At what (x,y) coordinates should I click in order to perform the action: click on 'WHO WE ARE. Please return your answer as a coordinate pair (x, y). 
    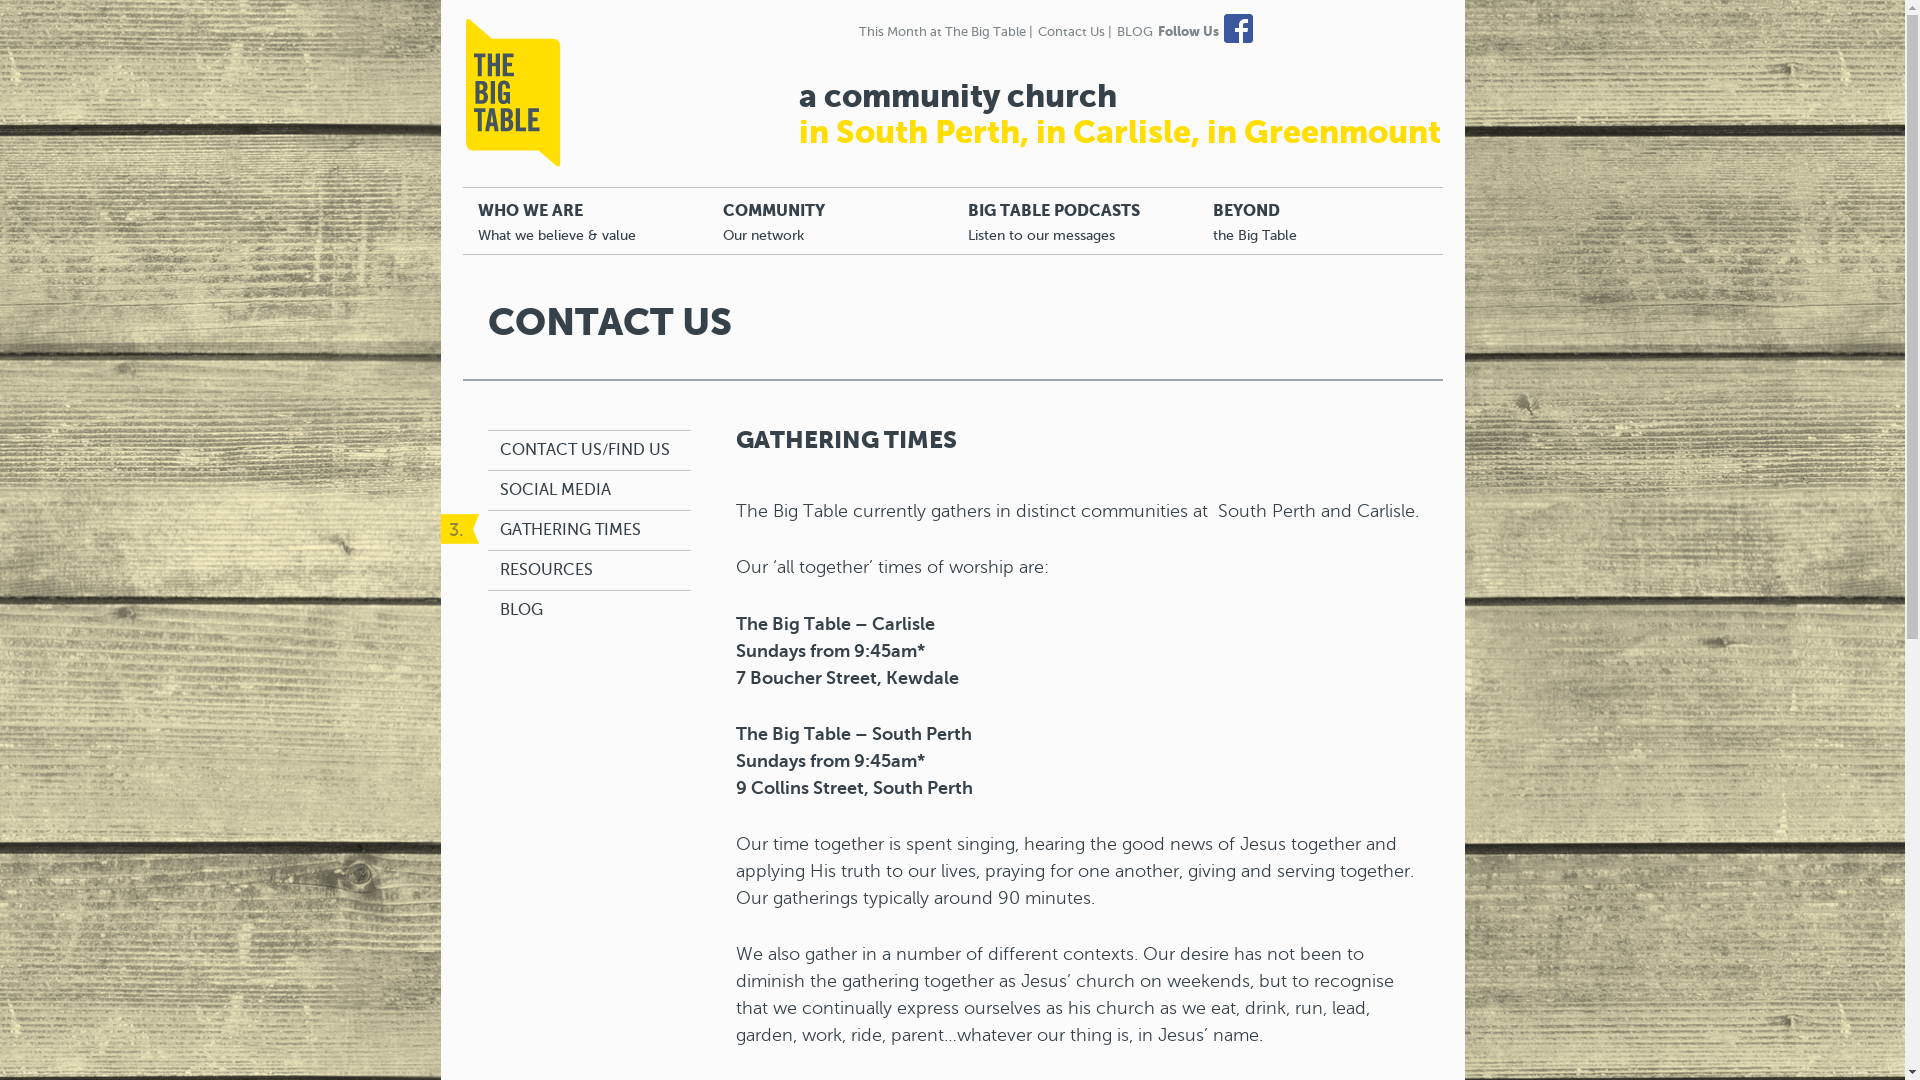
    Looking at the image, I should click on (583, 220).